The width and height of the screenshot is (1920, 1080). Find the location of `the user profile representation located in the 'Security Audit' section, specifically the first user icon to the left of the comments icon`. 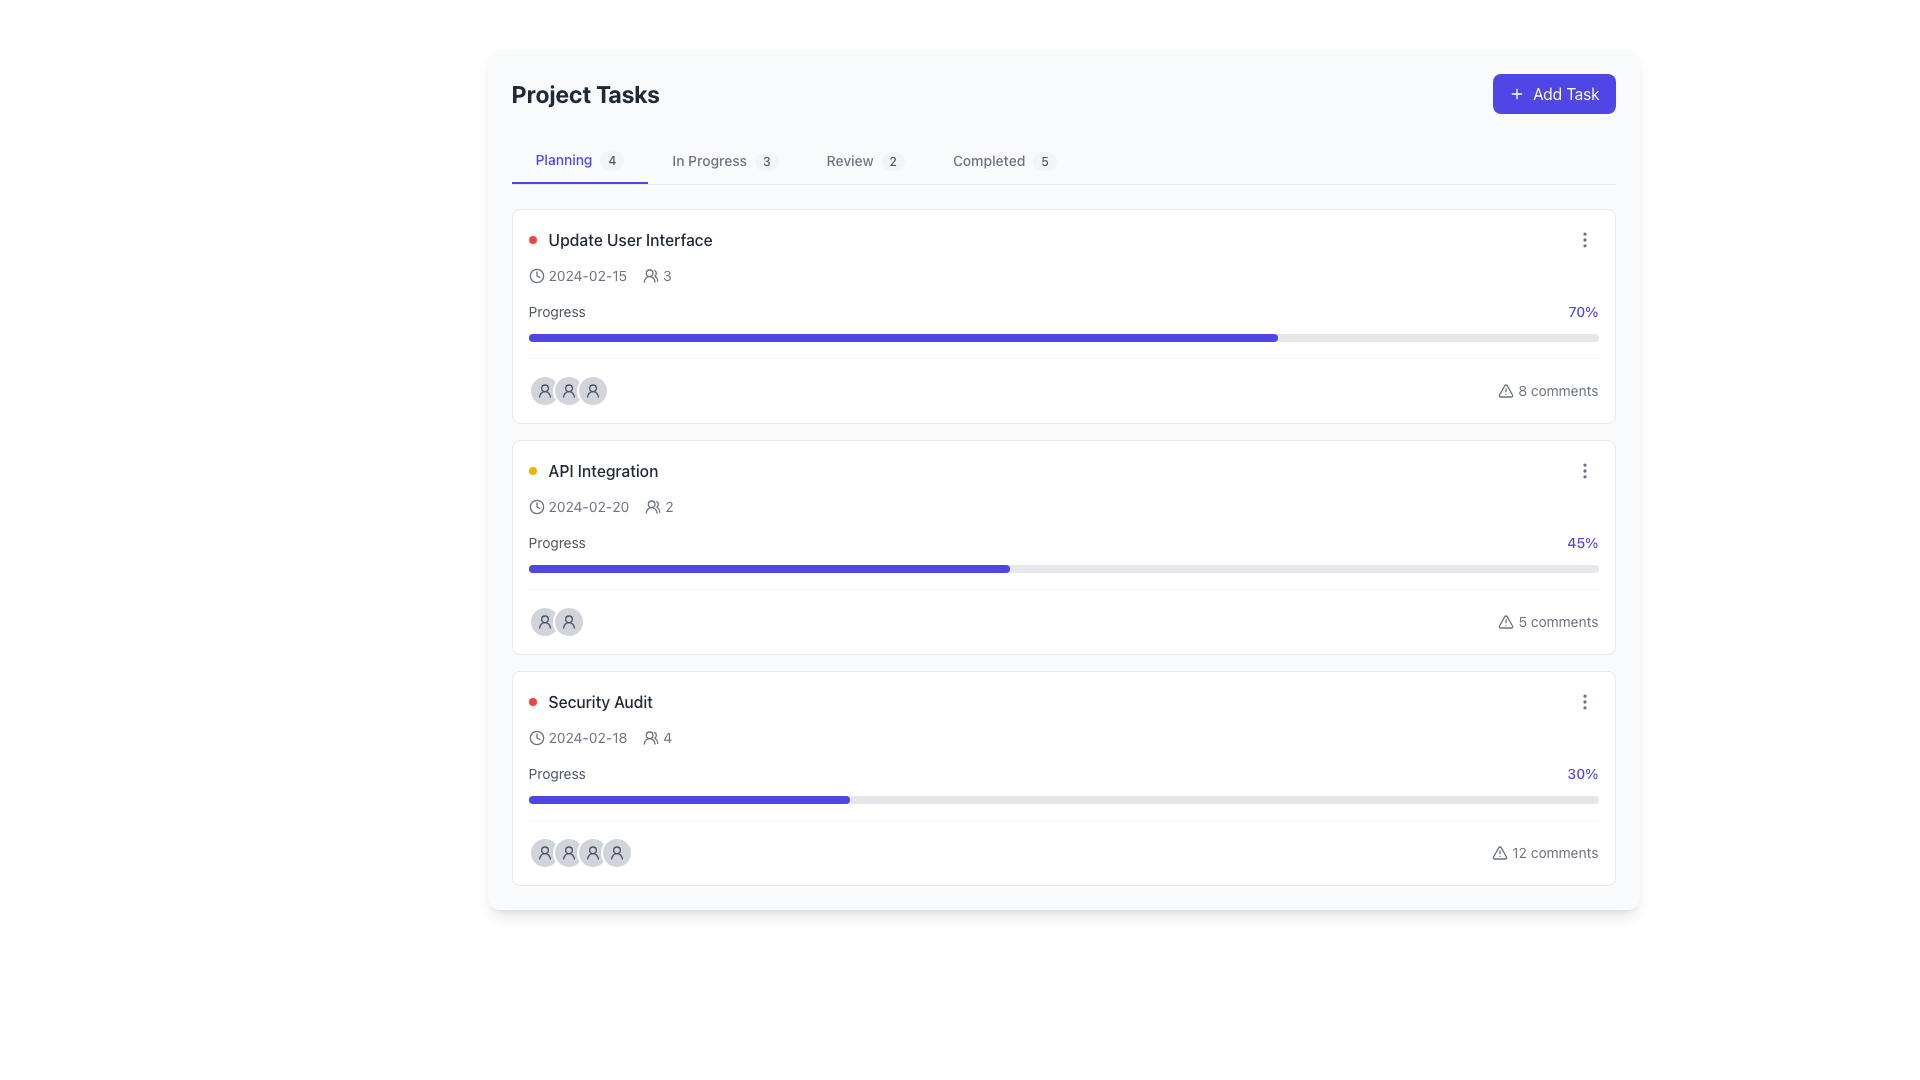

the user profile representation located in the 'Security Audit' section, specifically the first user icon to the left of the comments icon is located at coordinates (579, 852).